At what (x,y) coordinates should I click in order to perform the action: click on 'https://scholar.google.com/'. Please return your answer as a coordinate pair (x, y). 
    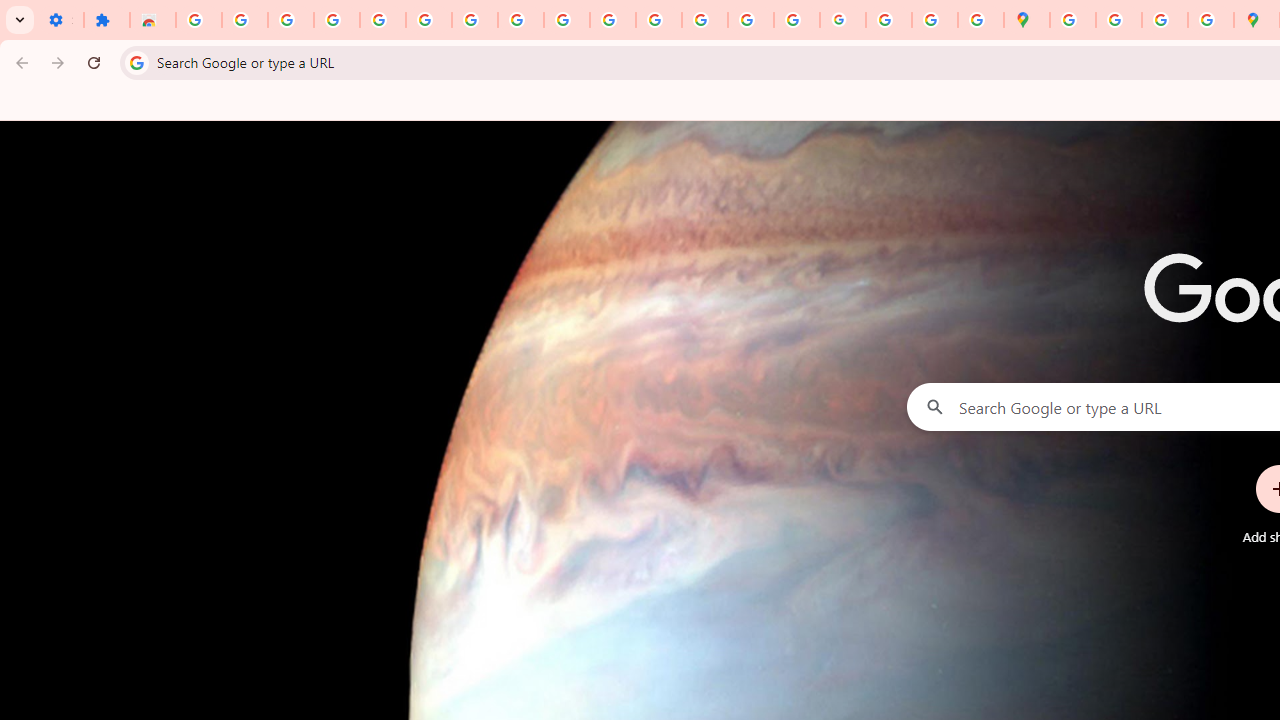
    Looking at the image, I should click on (659, 20).